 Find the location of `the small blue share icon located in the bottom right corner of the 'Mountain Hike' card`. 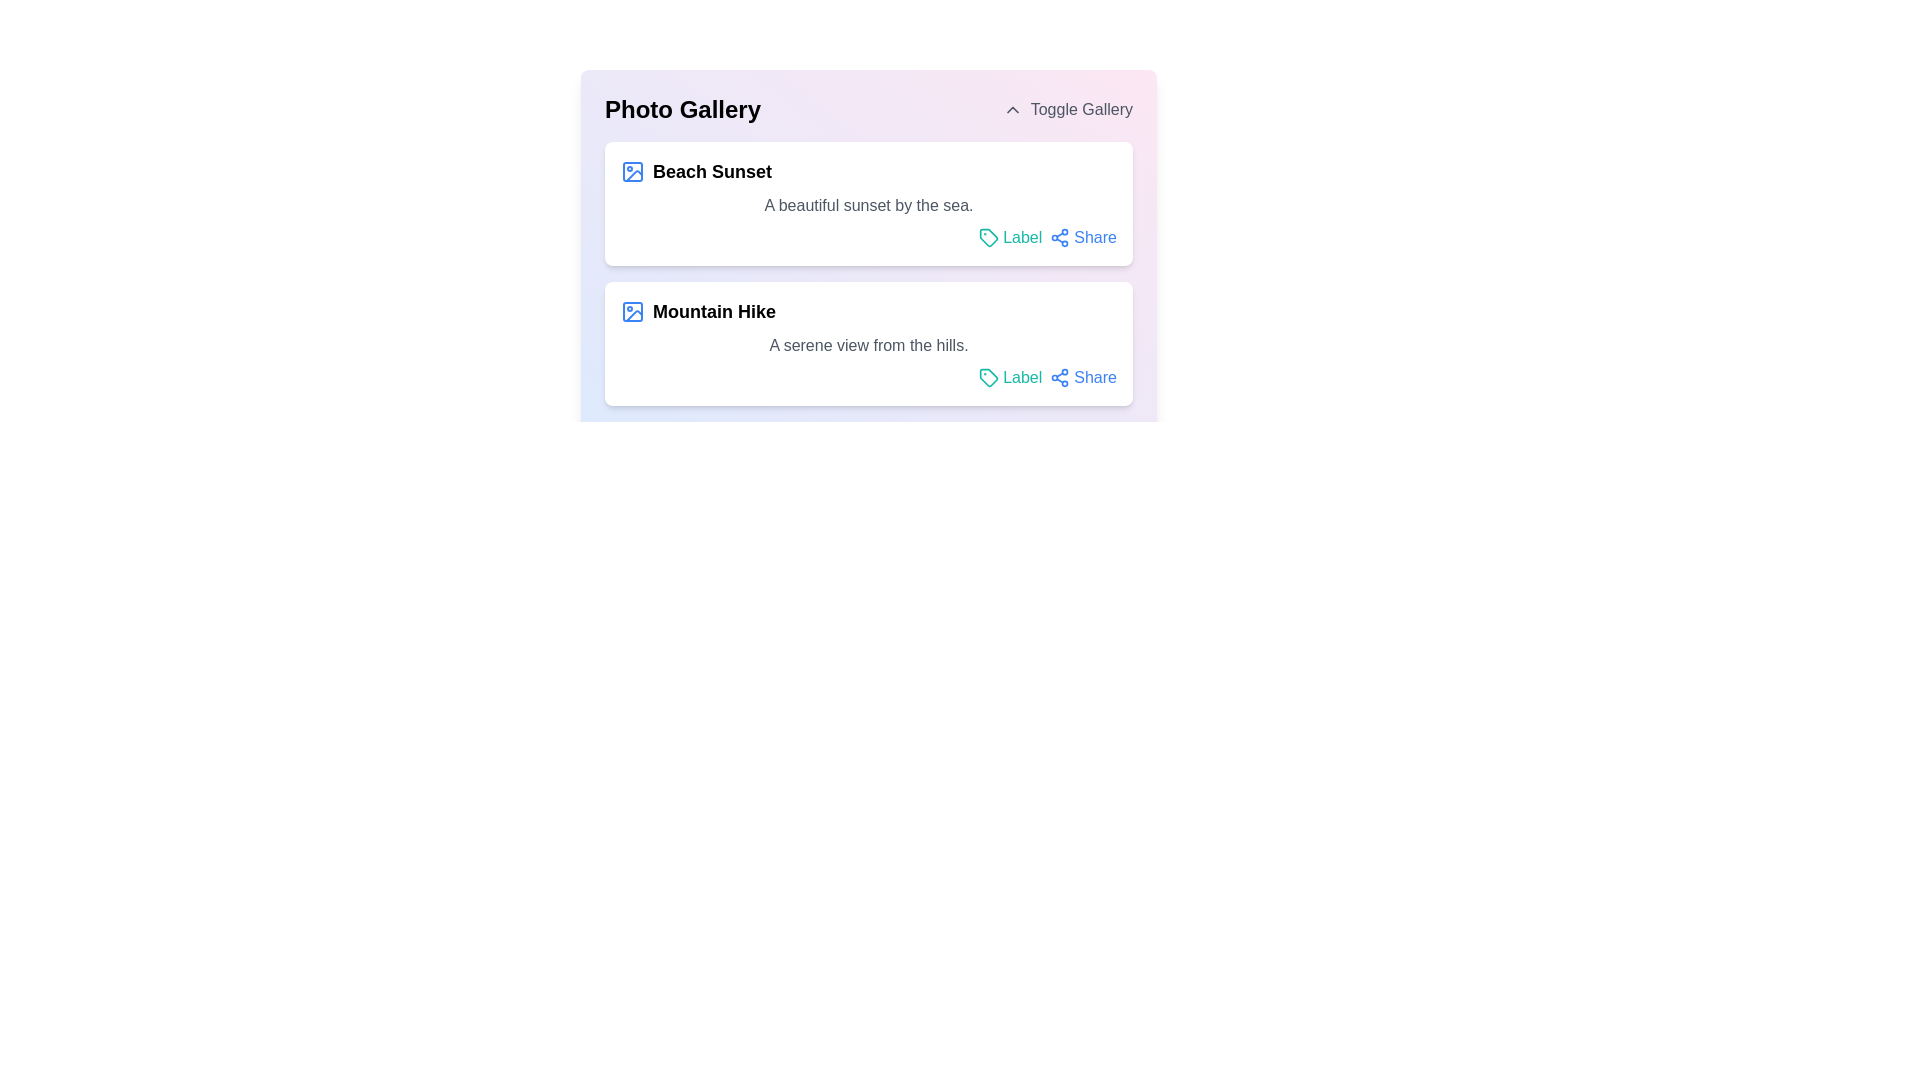

the small blue share icon located in the bottom right corner of the 'Mountain Hike' card is located at coordinates (1059, 378).